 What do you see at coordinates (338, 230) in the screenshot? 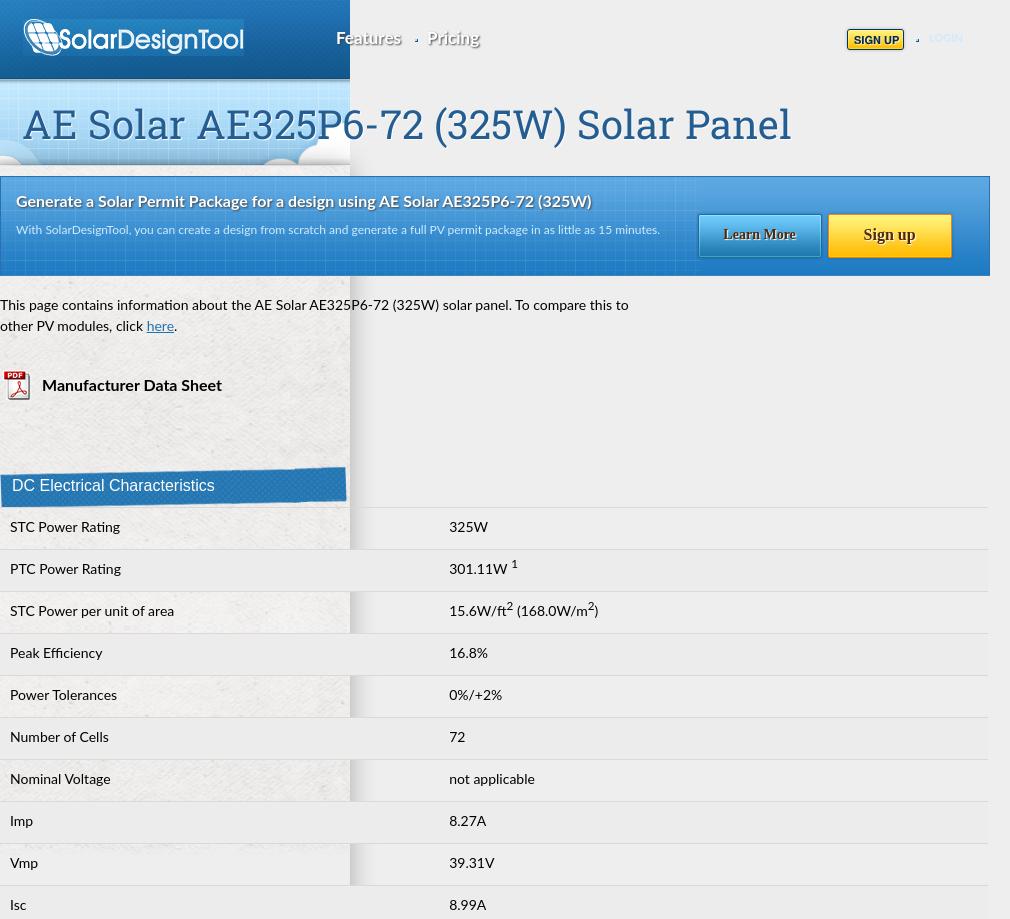
I see `'With SolarDesignTool, you can create a design from scratch and generate a full PV permit package in as little as 15 minutes.'` at bounding box center [338, 230].